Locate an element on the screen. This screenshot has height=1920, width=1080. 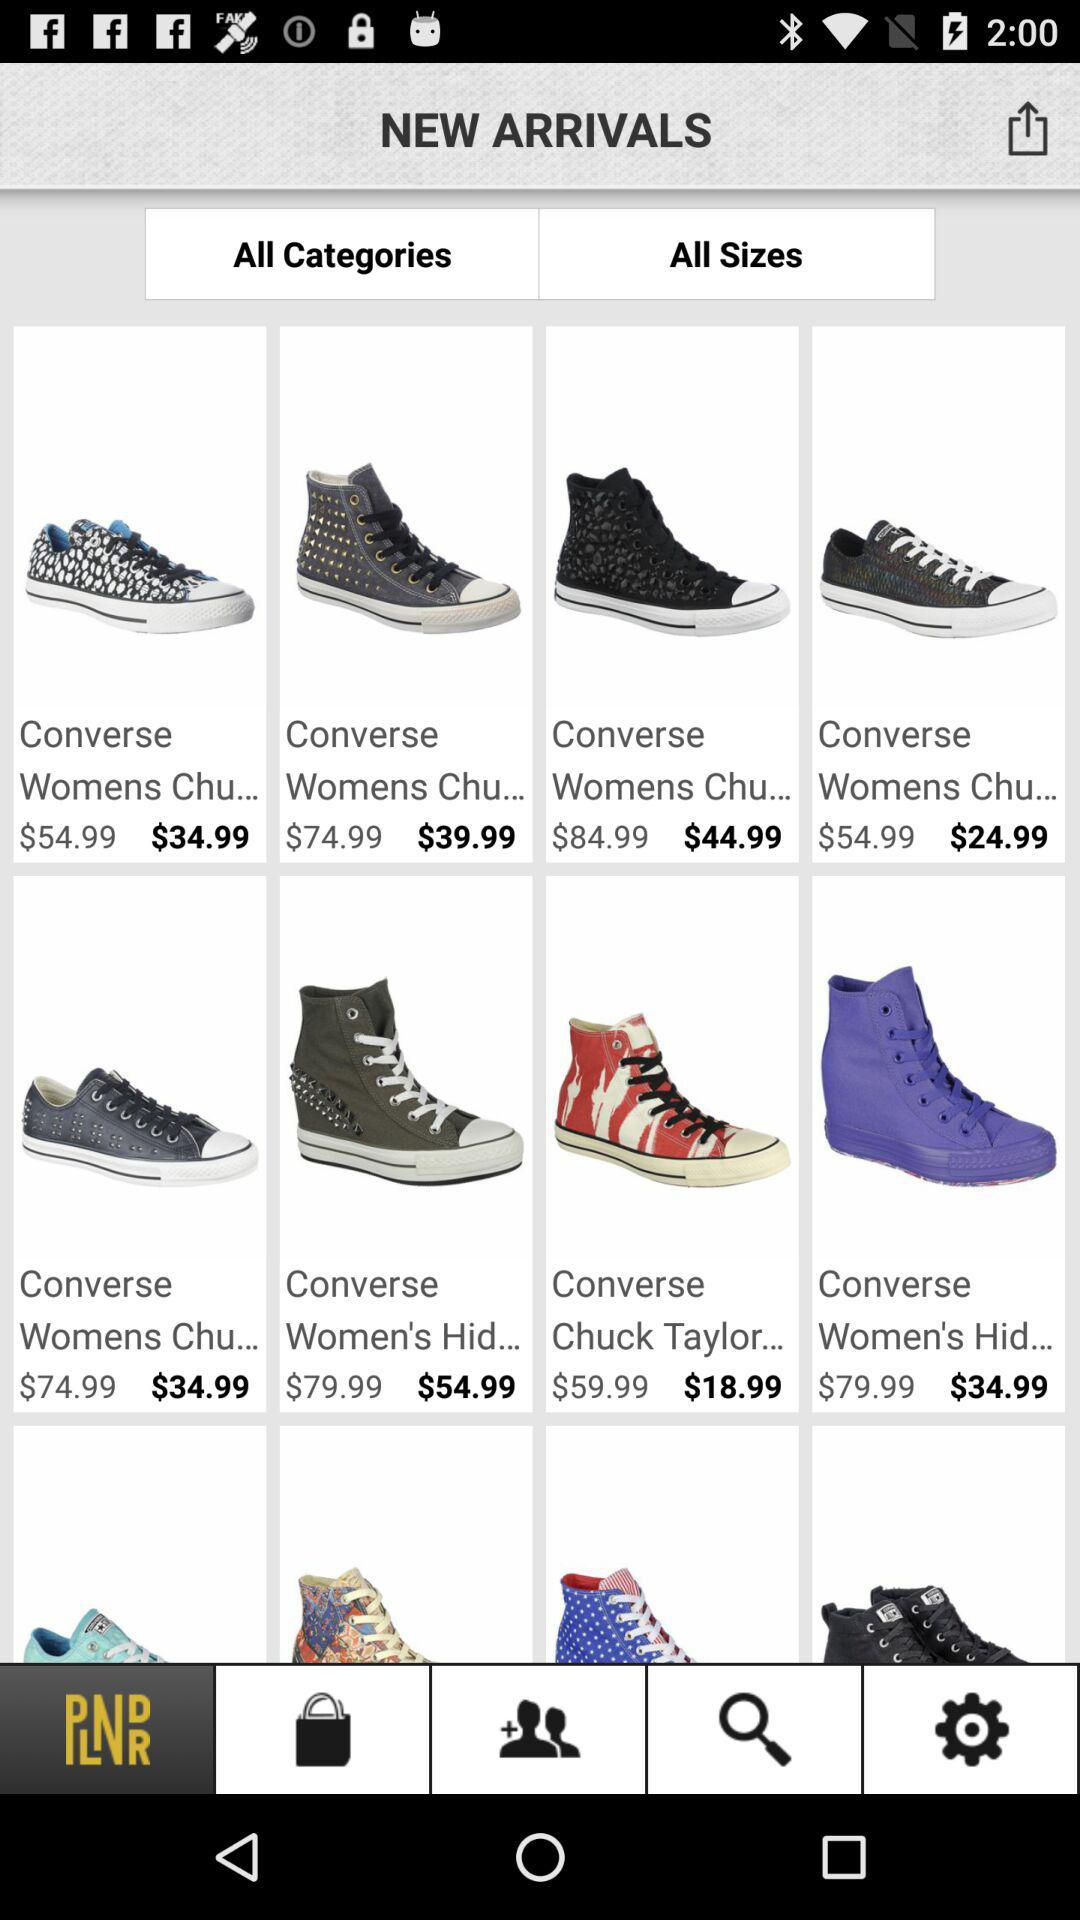
the image which is at first right side of the page is located at coordinates (938, 518).